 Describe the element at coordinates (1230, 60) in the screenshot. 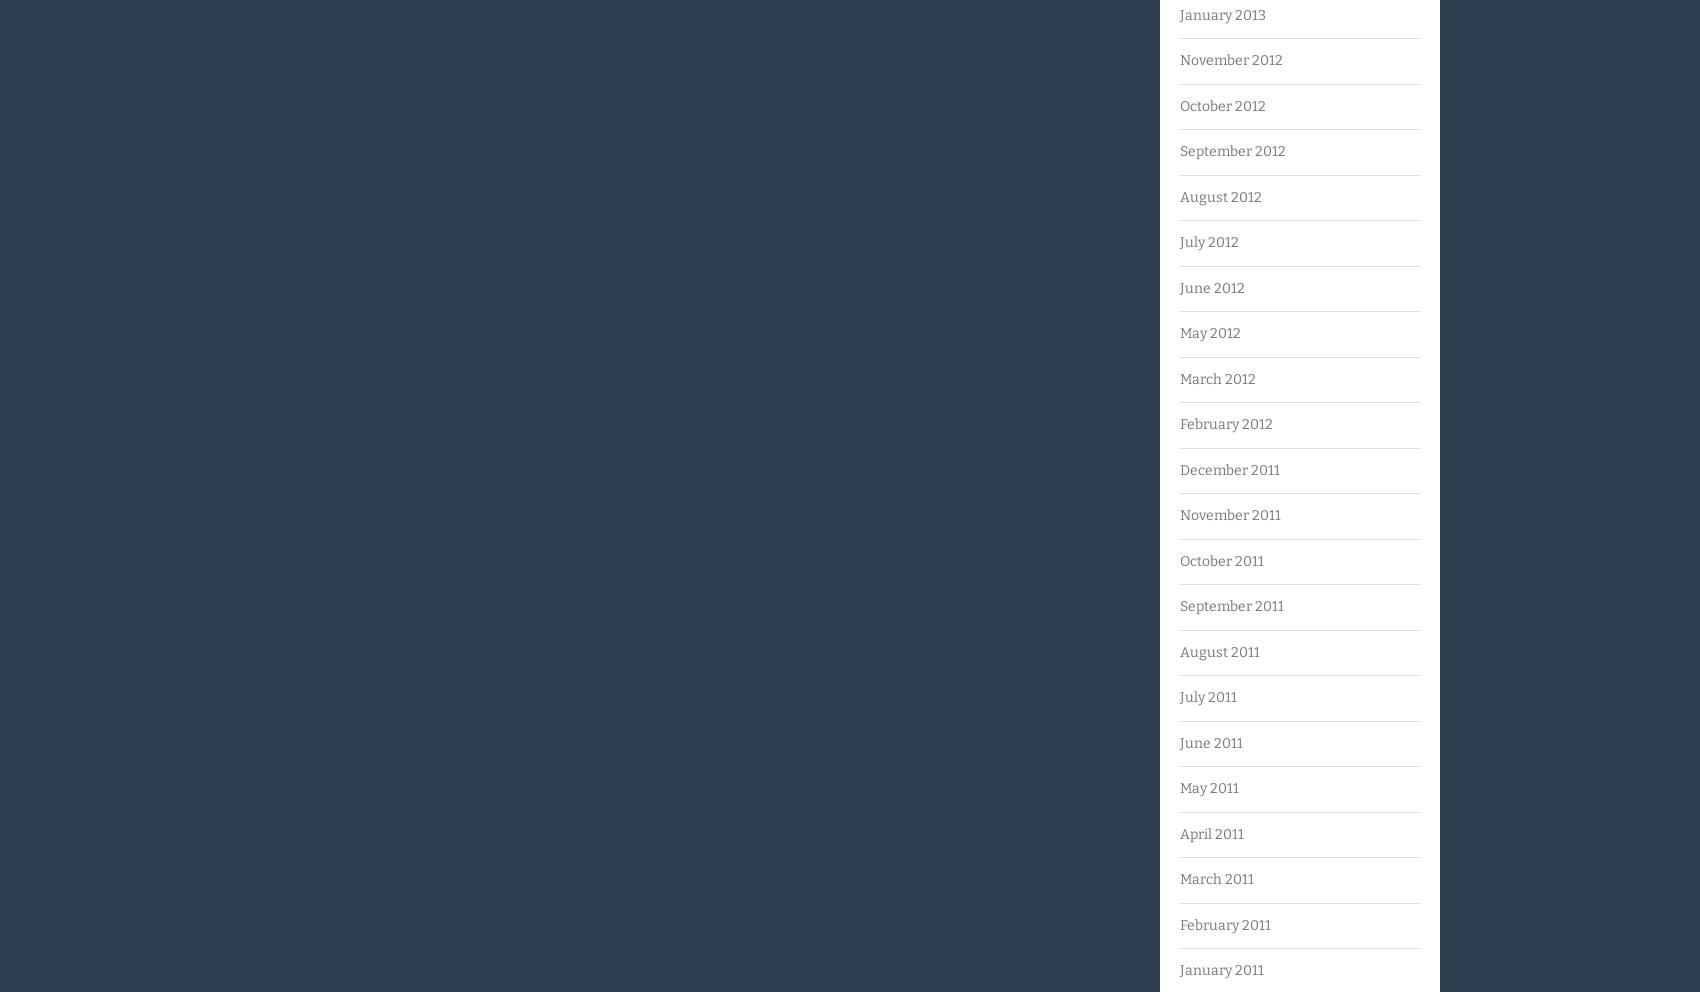

I see `'November 2012'` at that location.